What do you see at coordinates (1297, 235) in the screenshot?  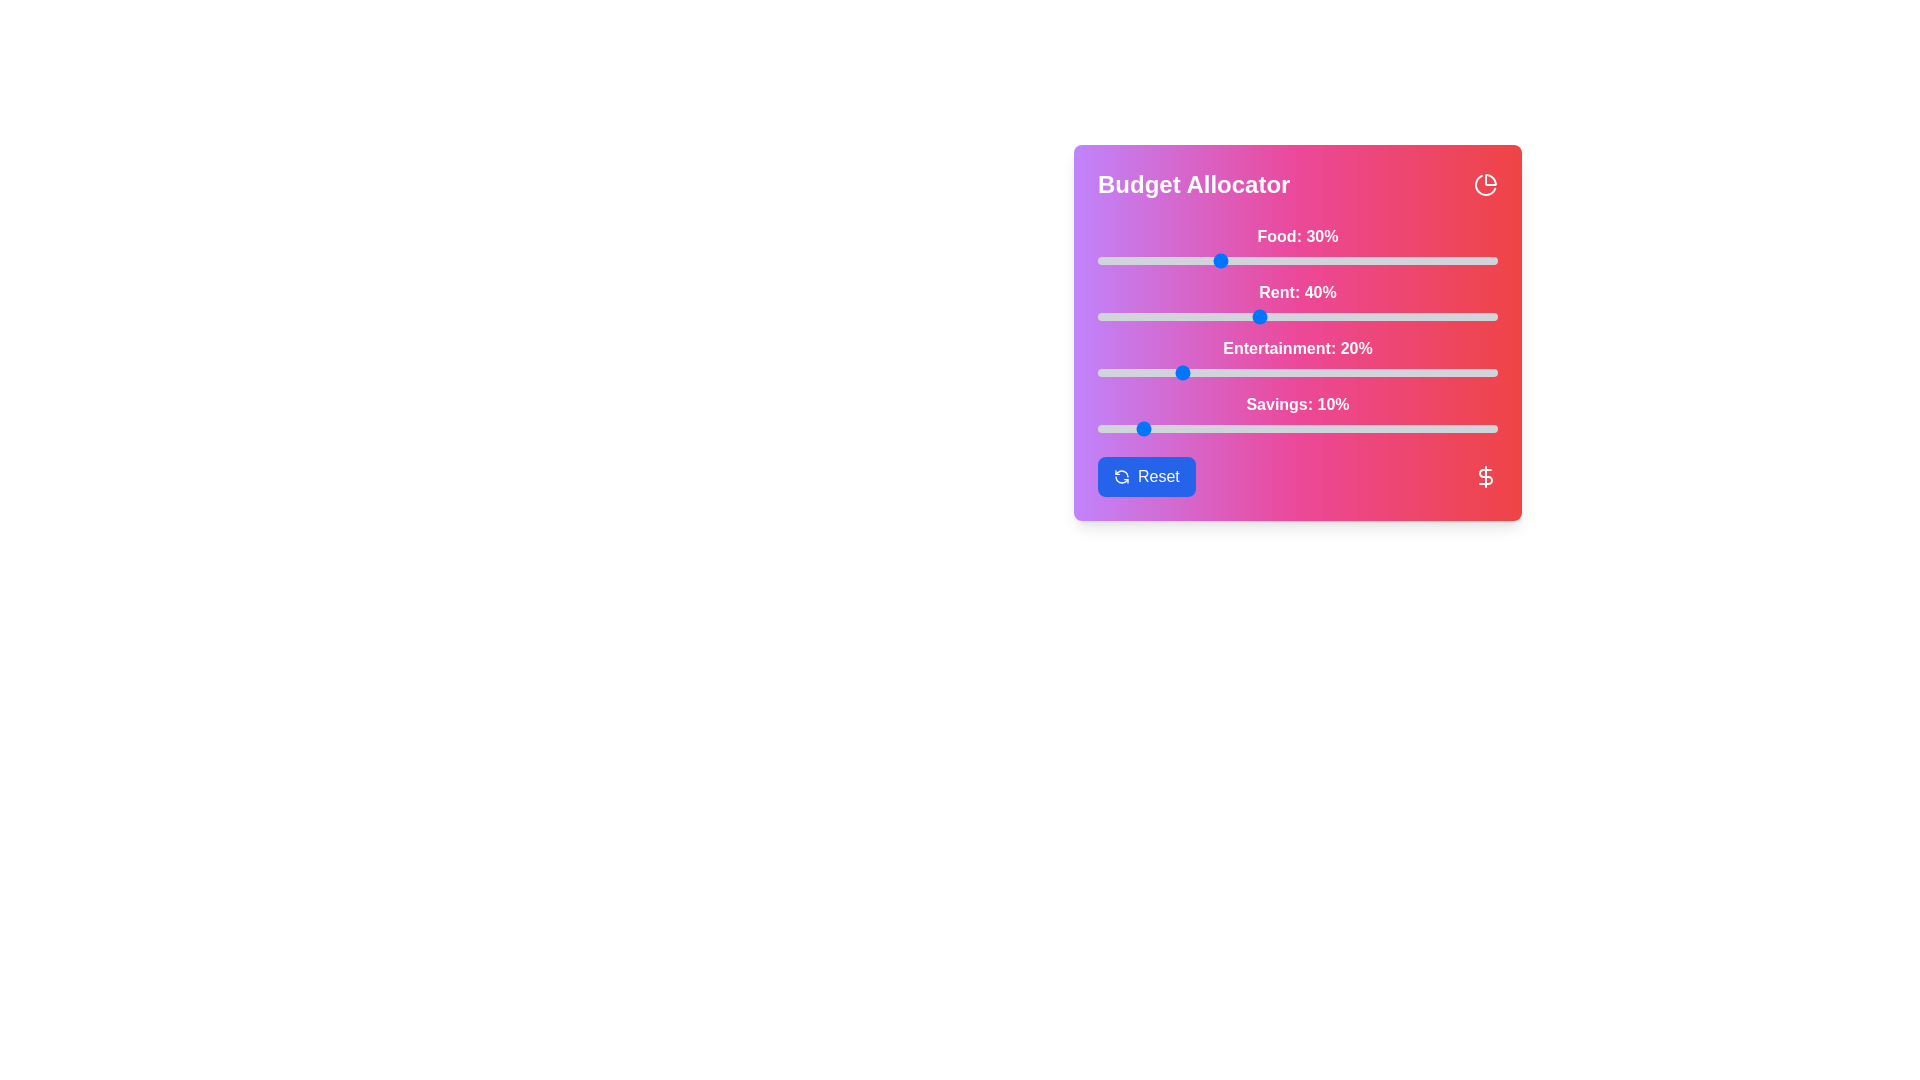 I see `the text label displaying 'Food: 30%' in bold white font, which is located within a gradient background of purple to red, near the top of the 'Budget Allocator' box` at bounding box center [1297, 235].